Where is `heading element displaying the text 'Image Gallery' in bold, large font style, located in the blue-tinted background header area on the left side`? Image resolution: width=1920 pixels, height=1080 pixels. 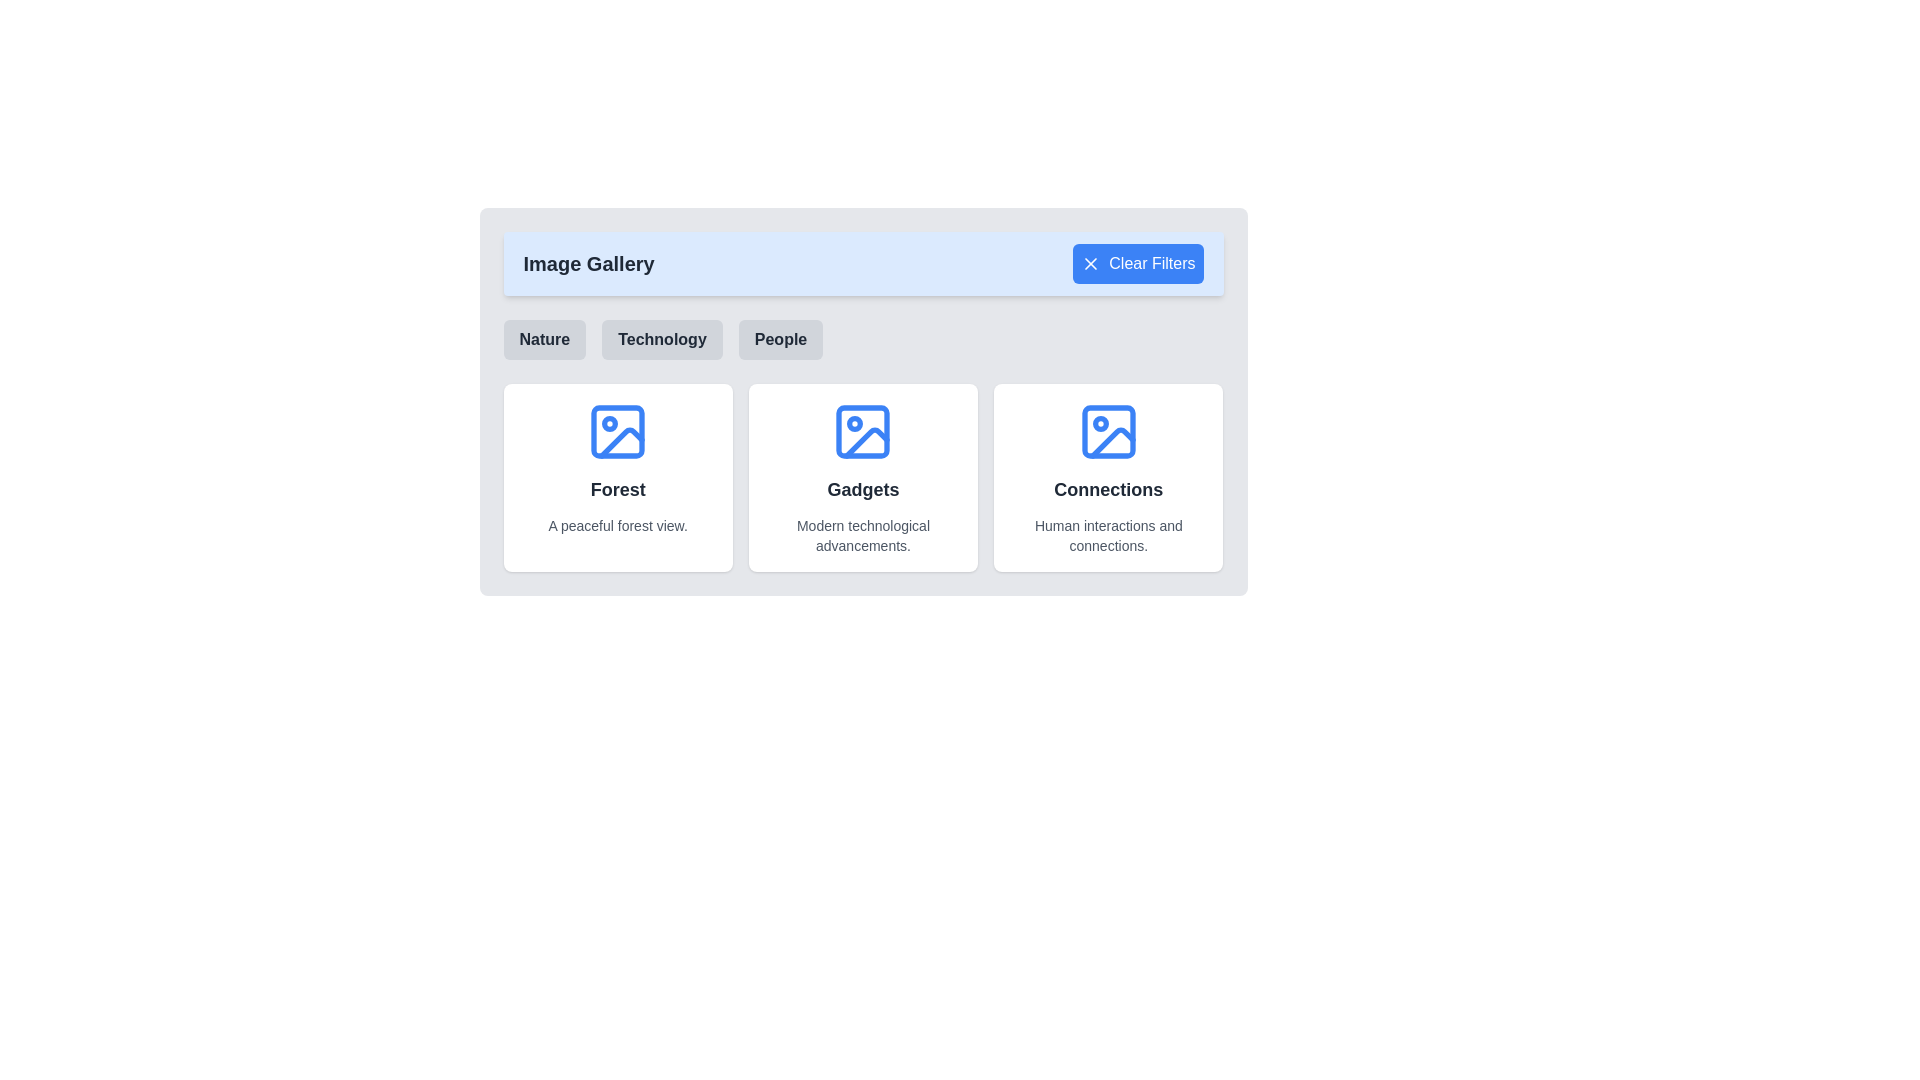 heading element displaying the text 'Image Gallery' in bold, large font style, located in the blue-tinted background header area on the left side is located at coordinates (588, 262).